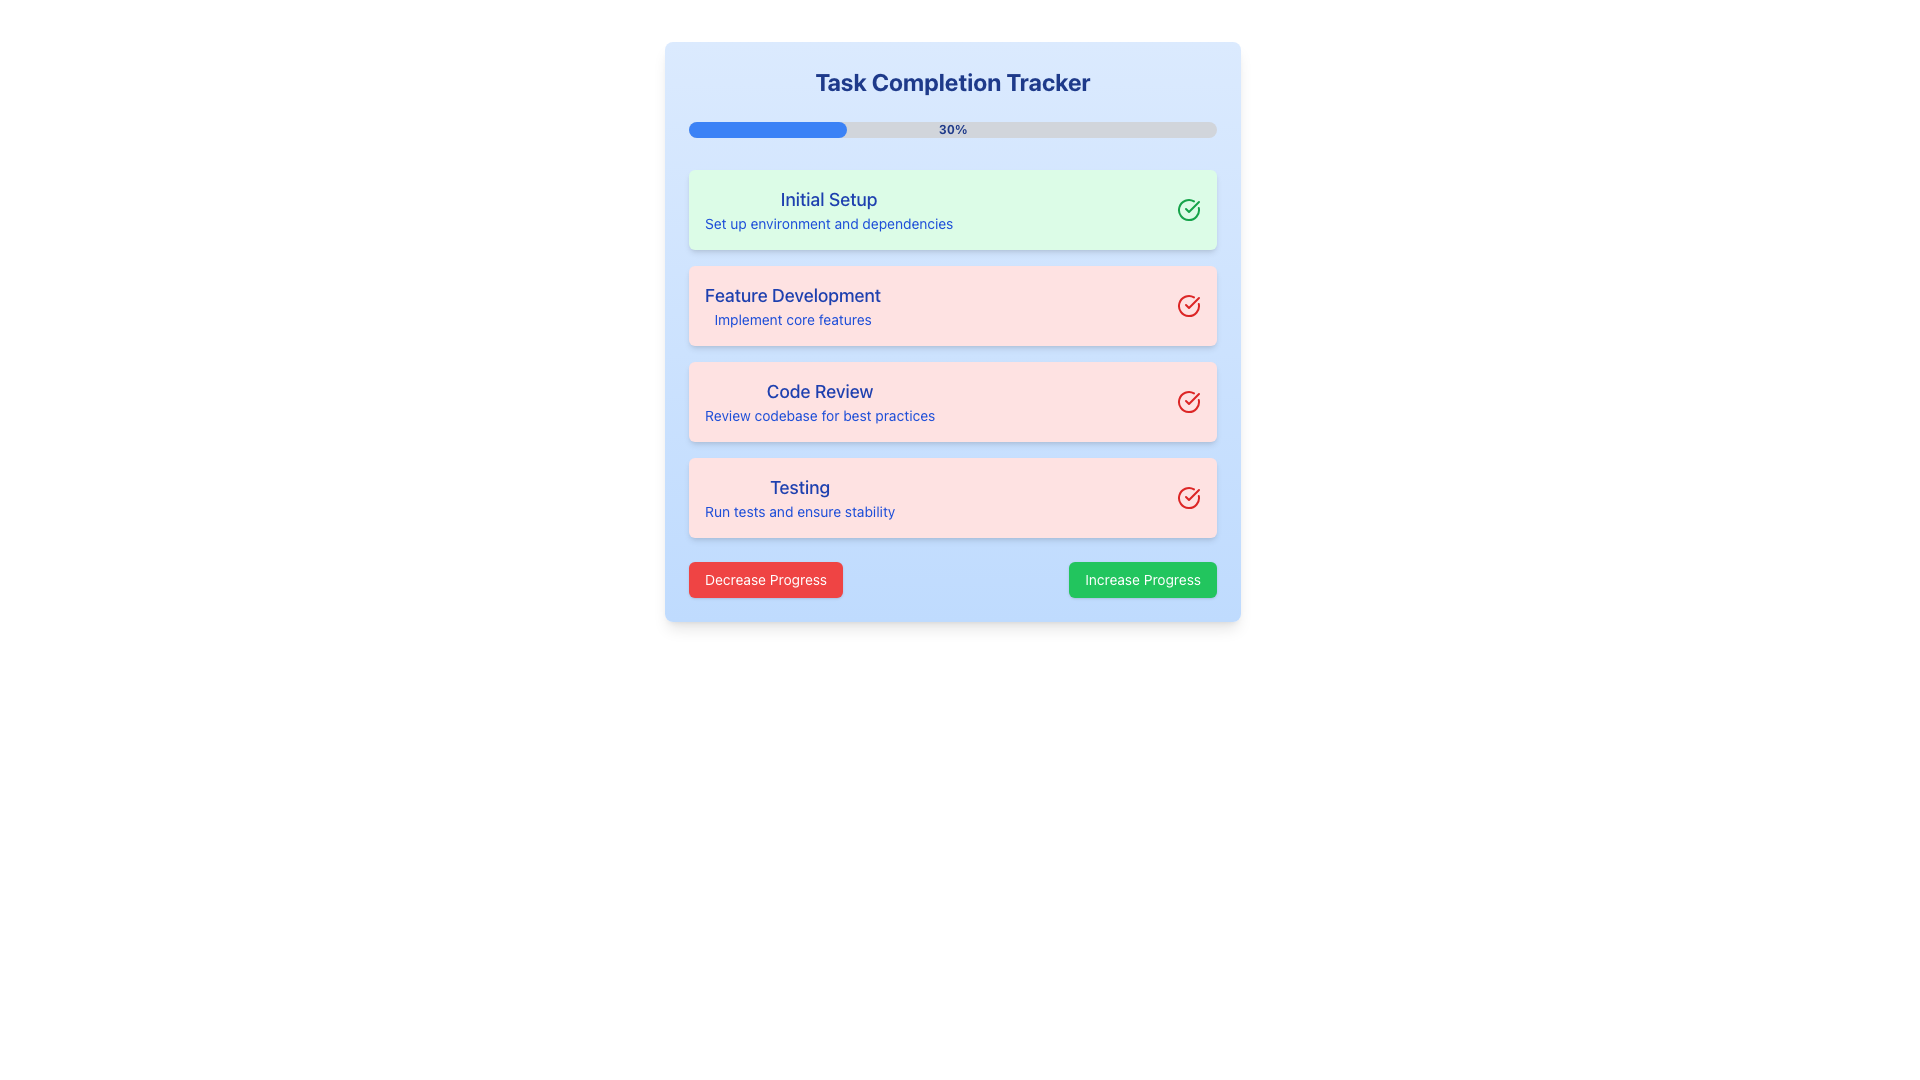  What do you see at coordinates (952, 130) in the screenshot?
I see `percentage value '30%' displayed at the center of the horizontal progress bar located in the 'Task Completion Tracker' card` at bounding box center [952, 130].